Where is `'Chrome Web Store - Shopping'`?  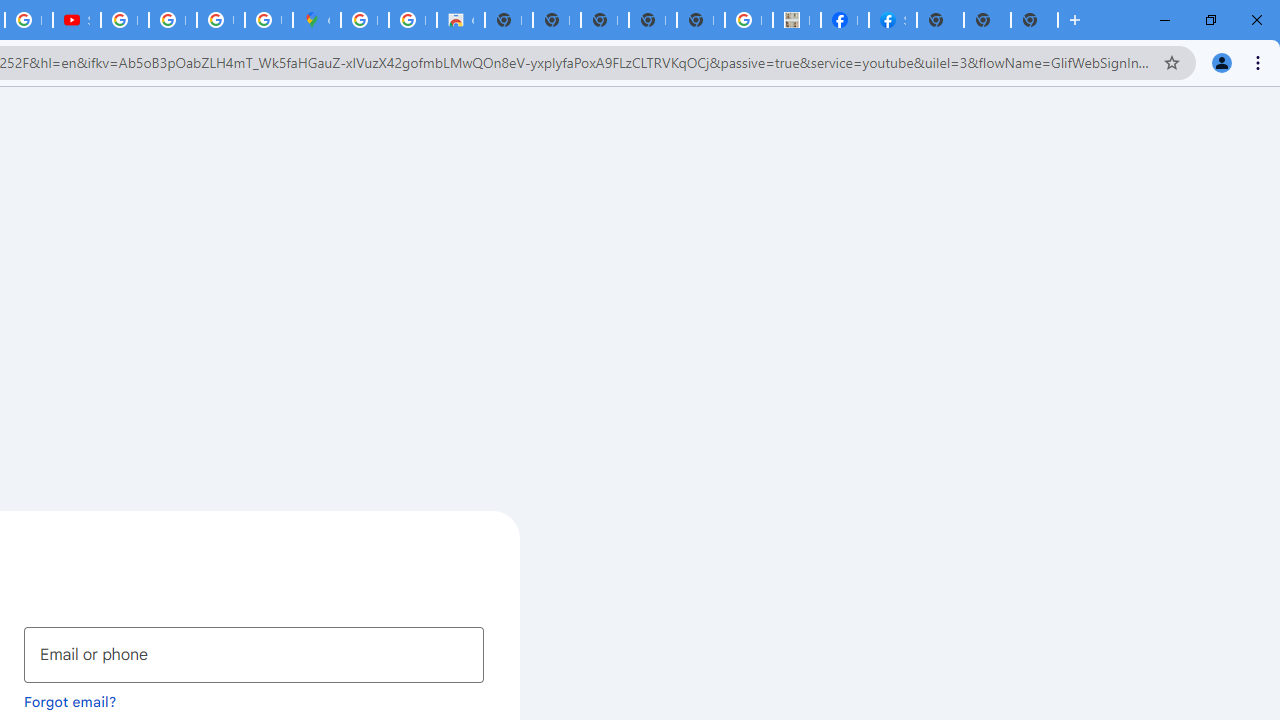 'Chrome Web Store - Shopping' is located at coordinates (459, 20).